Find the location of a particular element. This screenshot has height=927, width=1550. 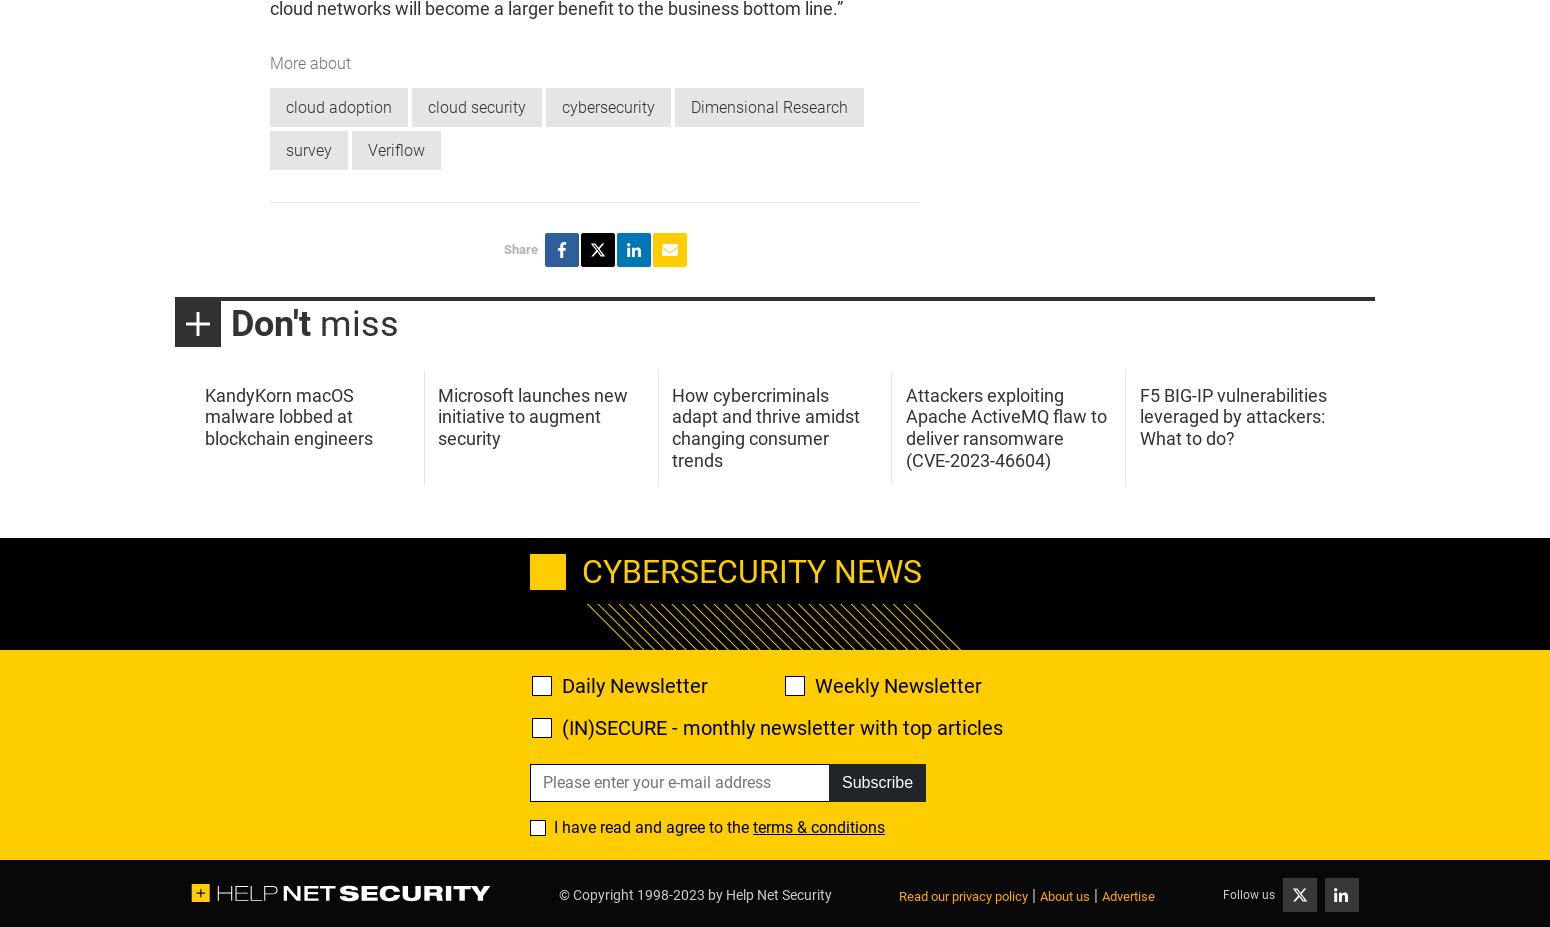

'(IN)SECURE - monthly newsletter with top articles' is located at coordinates (781, 726).